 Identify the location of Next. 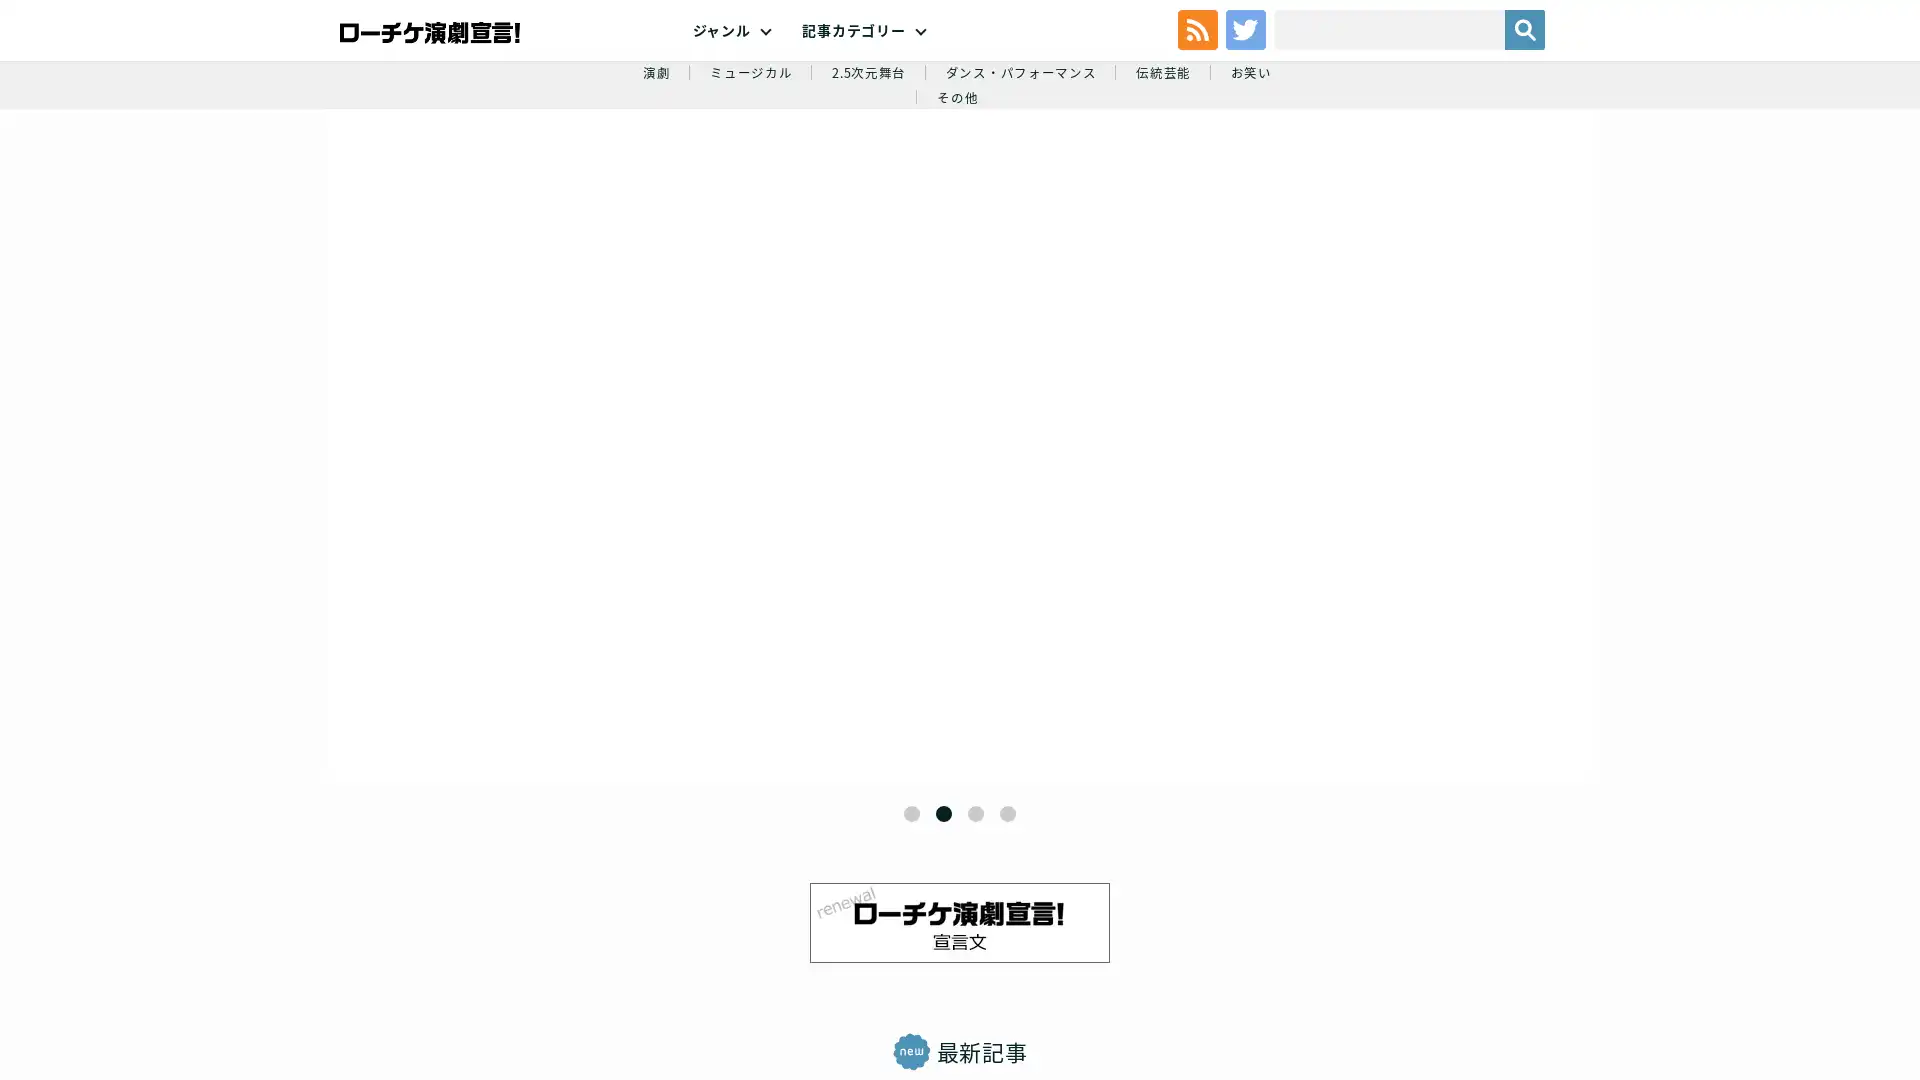
(1088, 503).